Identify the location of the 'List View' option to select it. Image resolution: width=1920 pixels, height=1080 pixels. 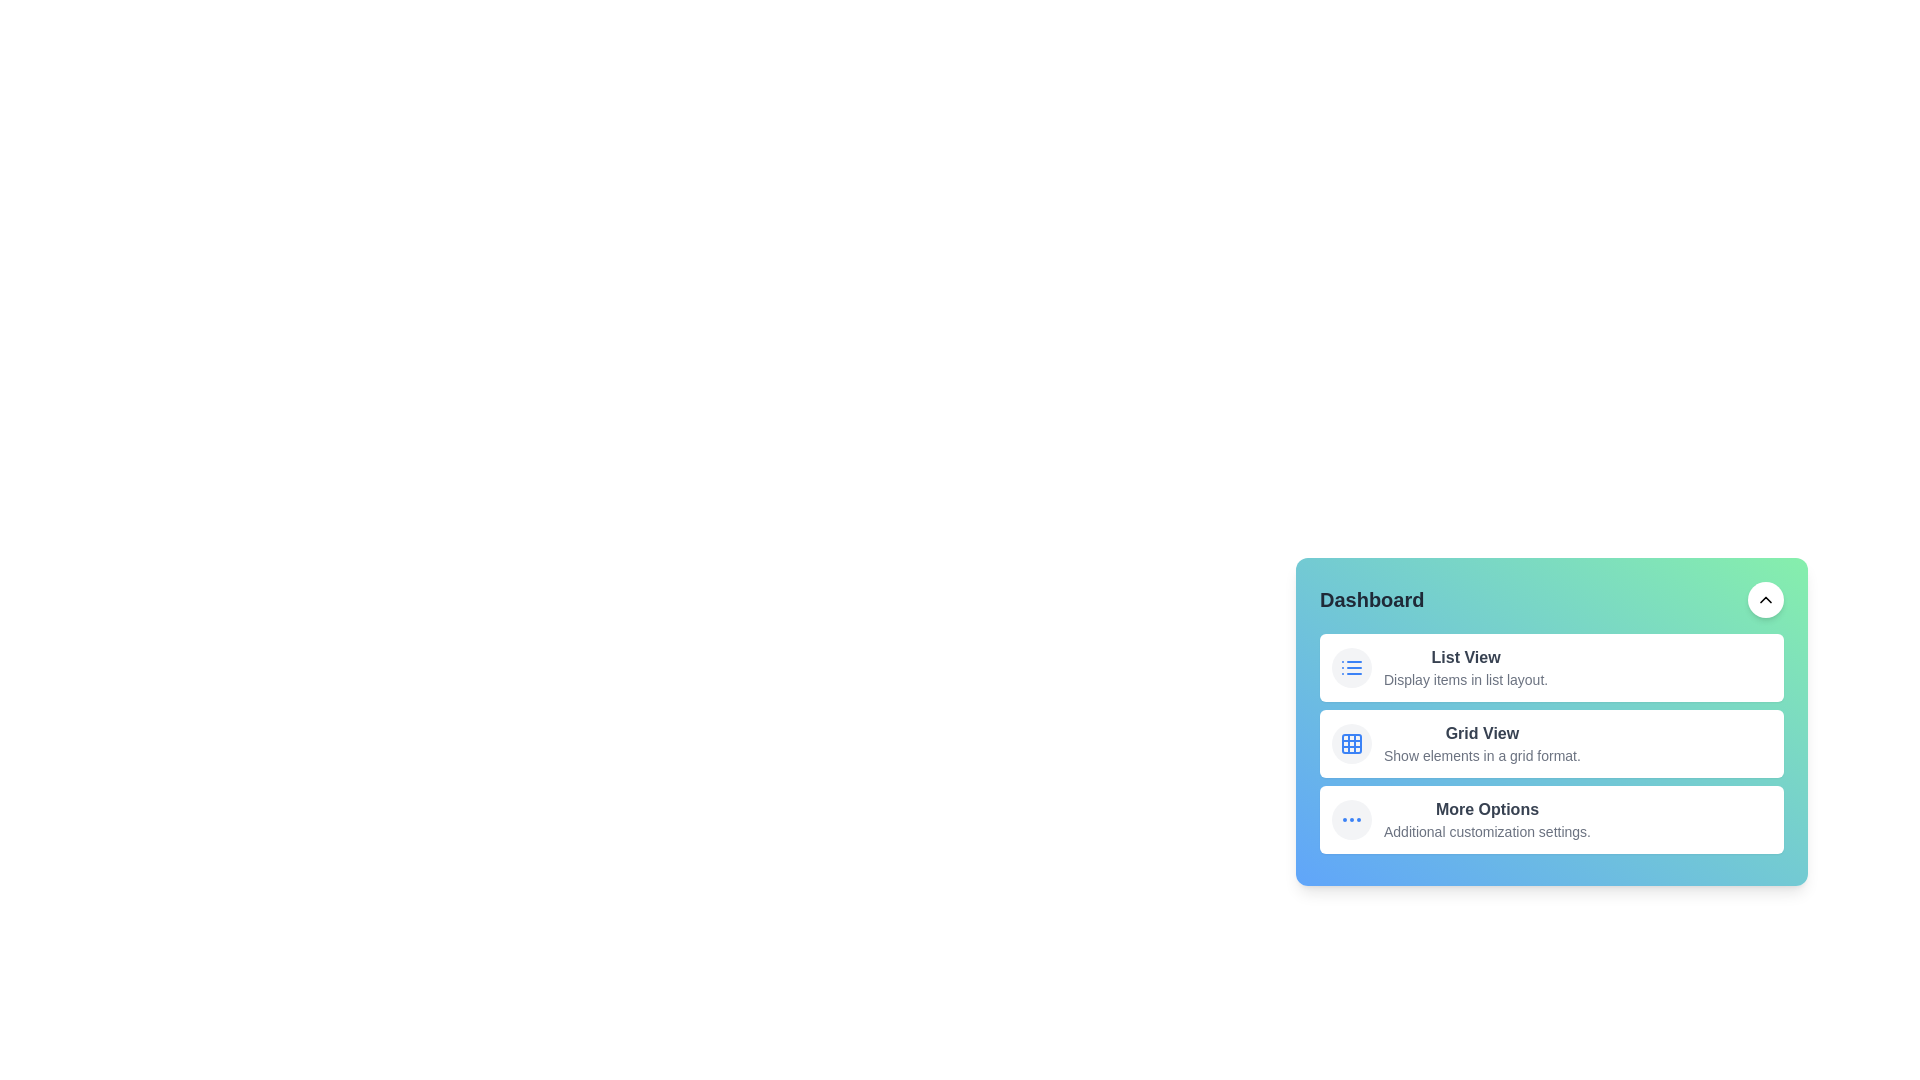
(1465, 658).